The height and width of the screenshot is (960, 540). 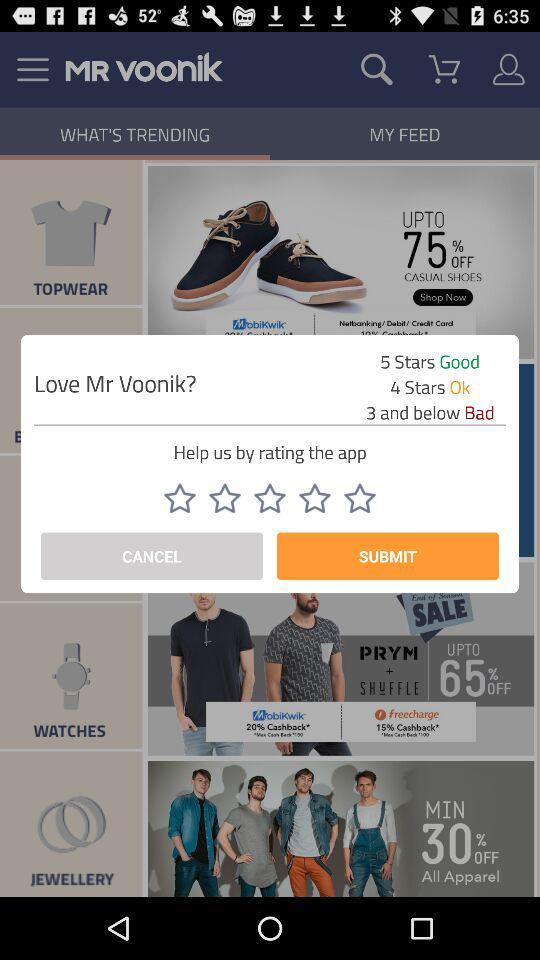 I want to click on rate 3 stars, so click(x=270, y=497).